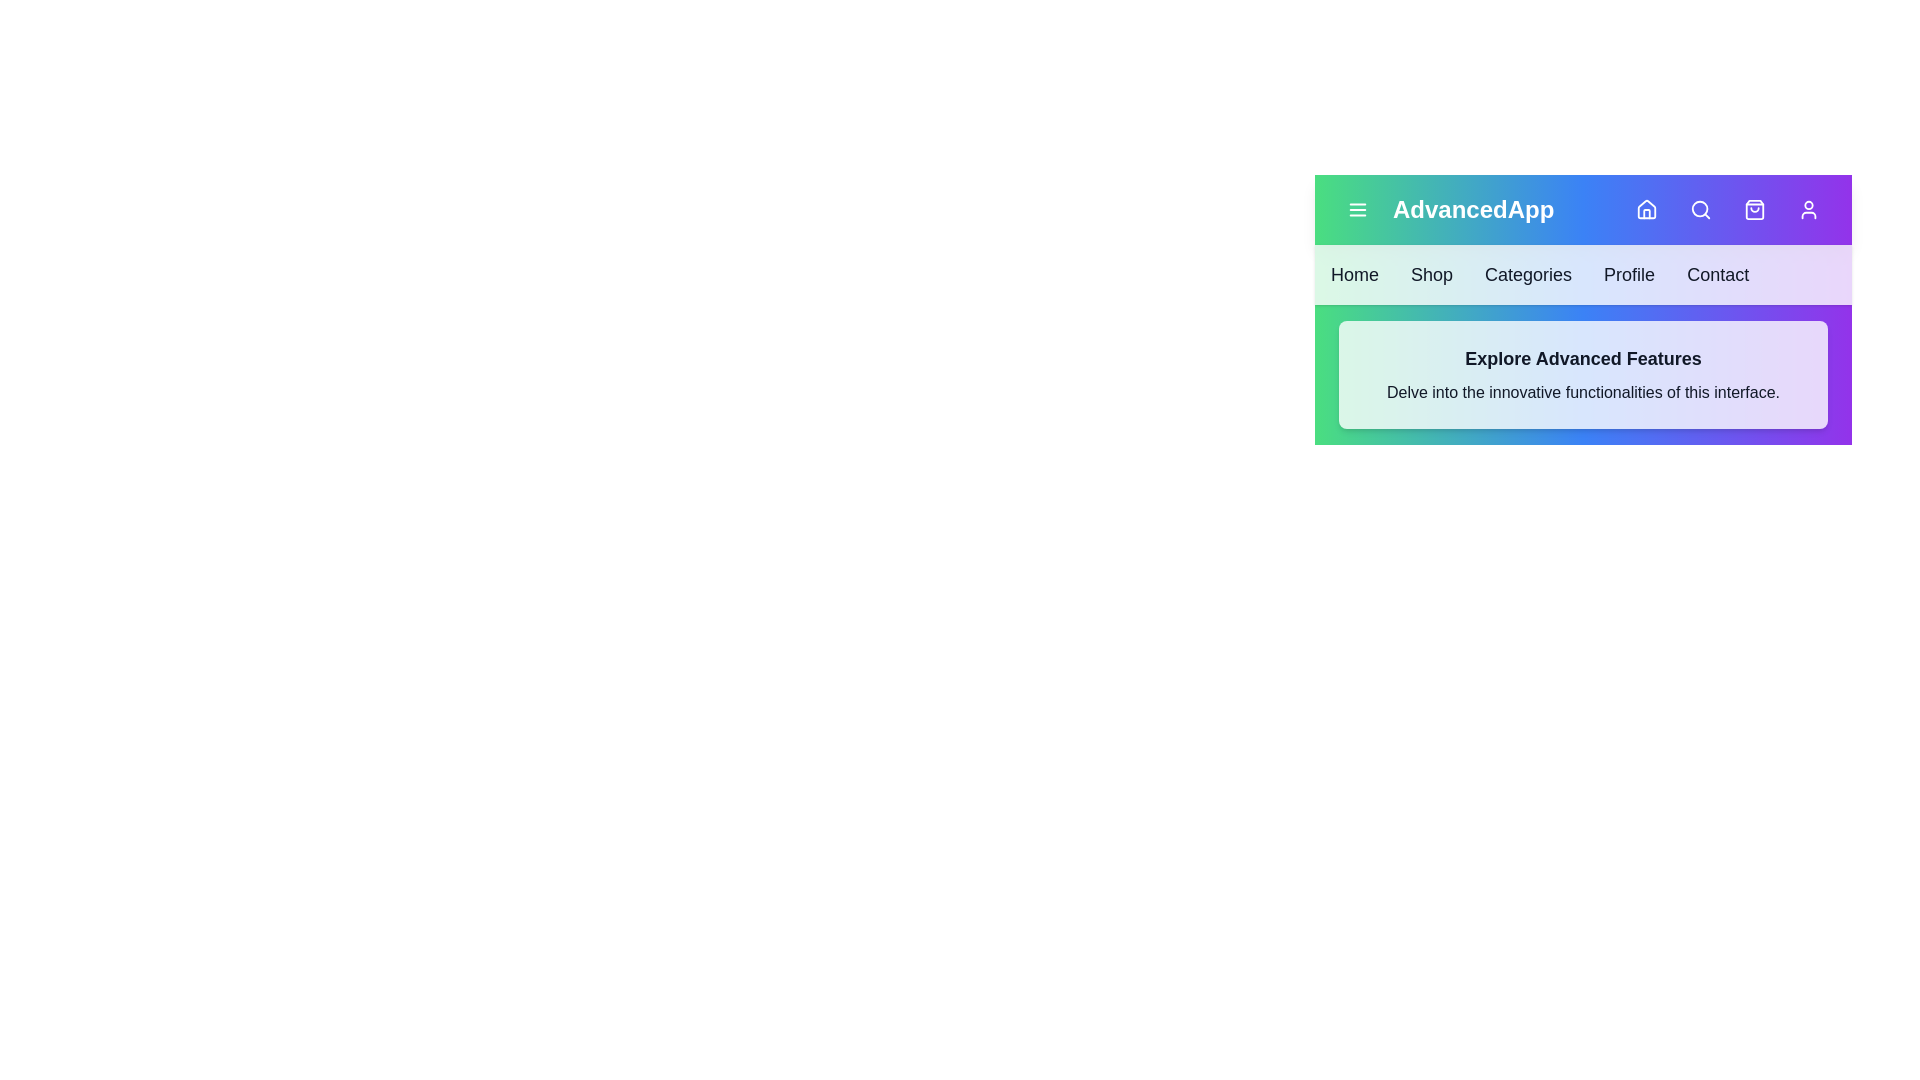 The width and height of the screenshot is (1920, 1080). I want to click on the navigation bar item labeled Categories to navigate to that section, so click(1526, 274).